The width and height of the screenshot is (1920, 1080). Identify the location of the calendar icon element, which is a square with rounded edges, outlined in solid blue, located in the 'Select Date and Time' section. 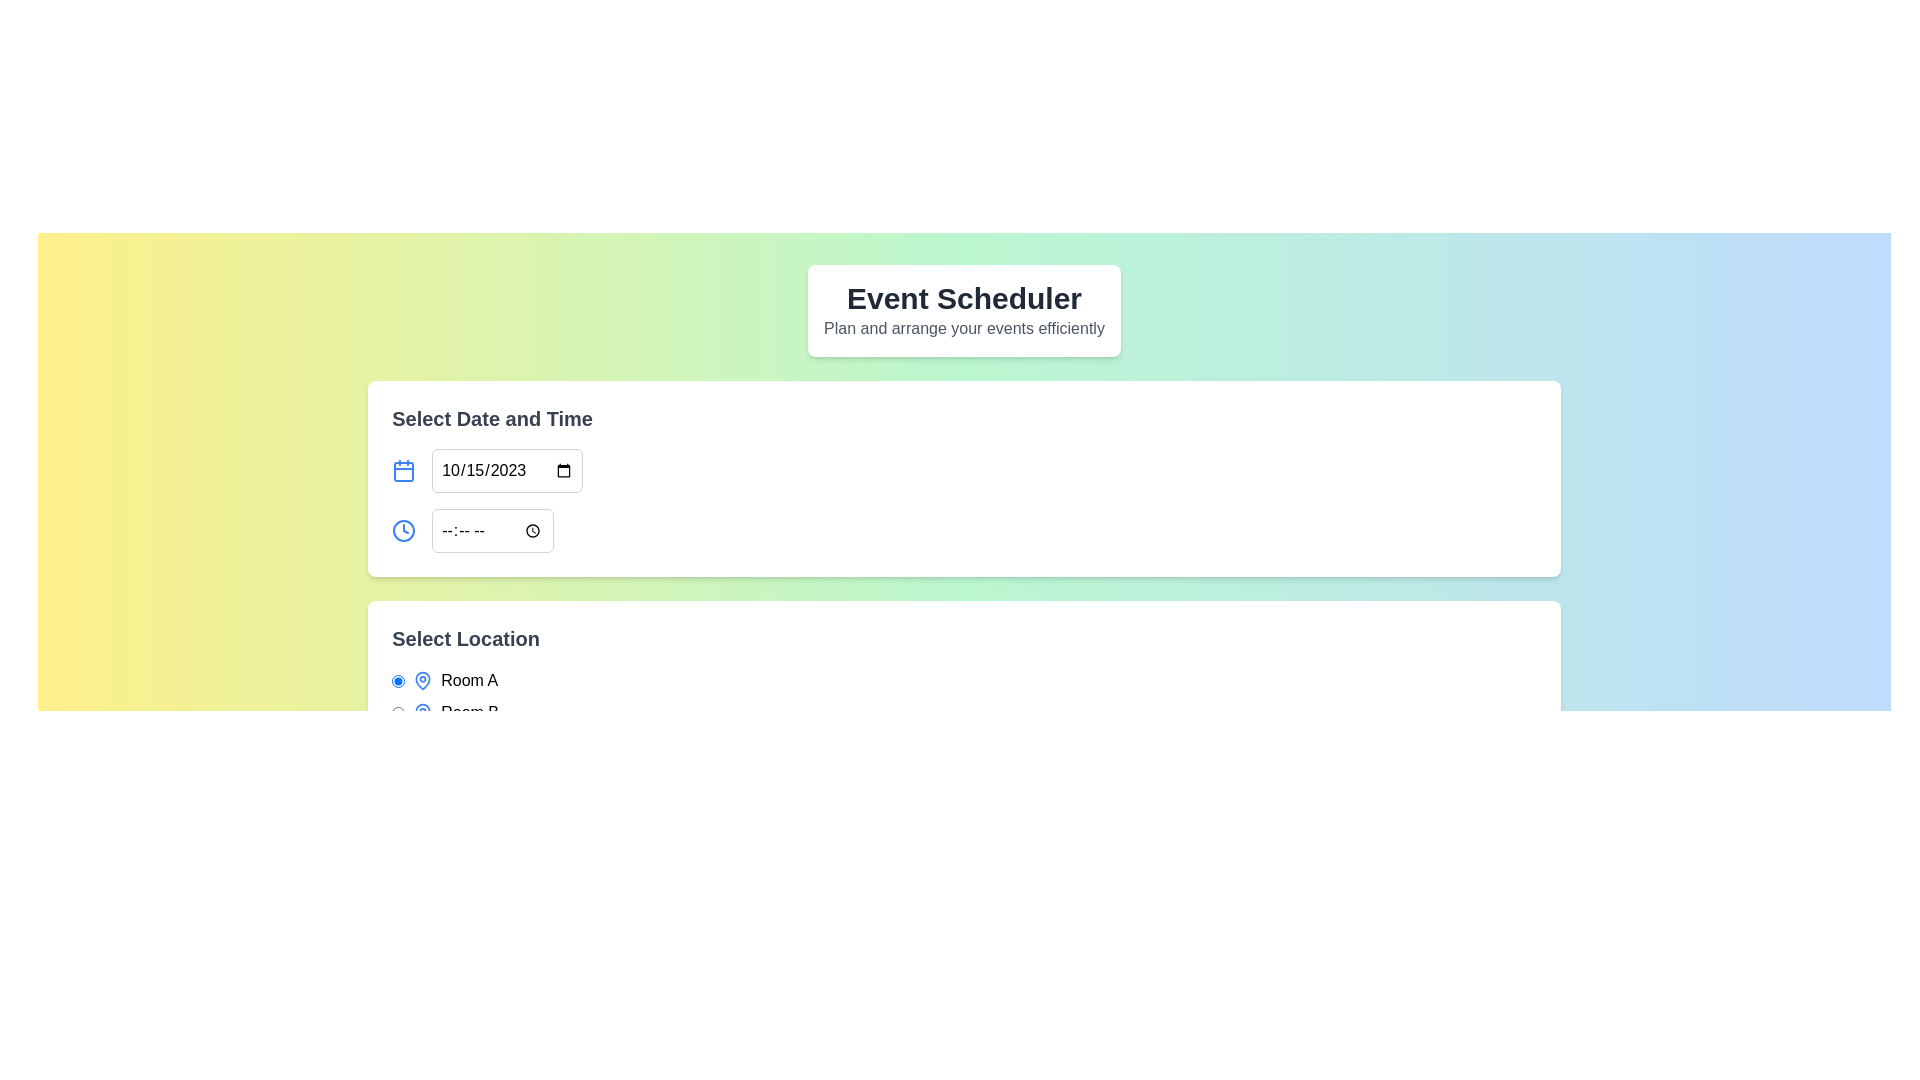
(403, 471).